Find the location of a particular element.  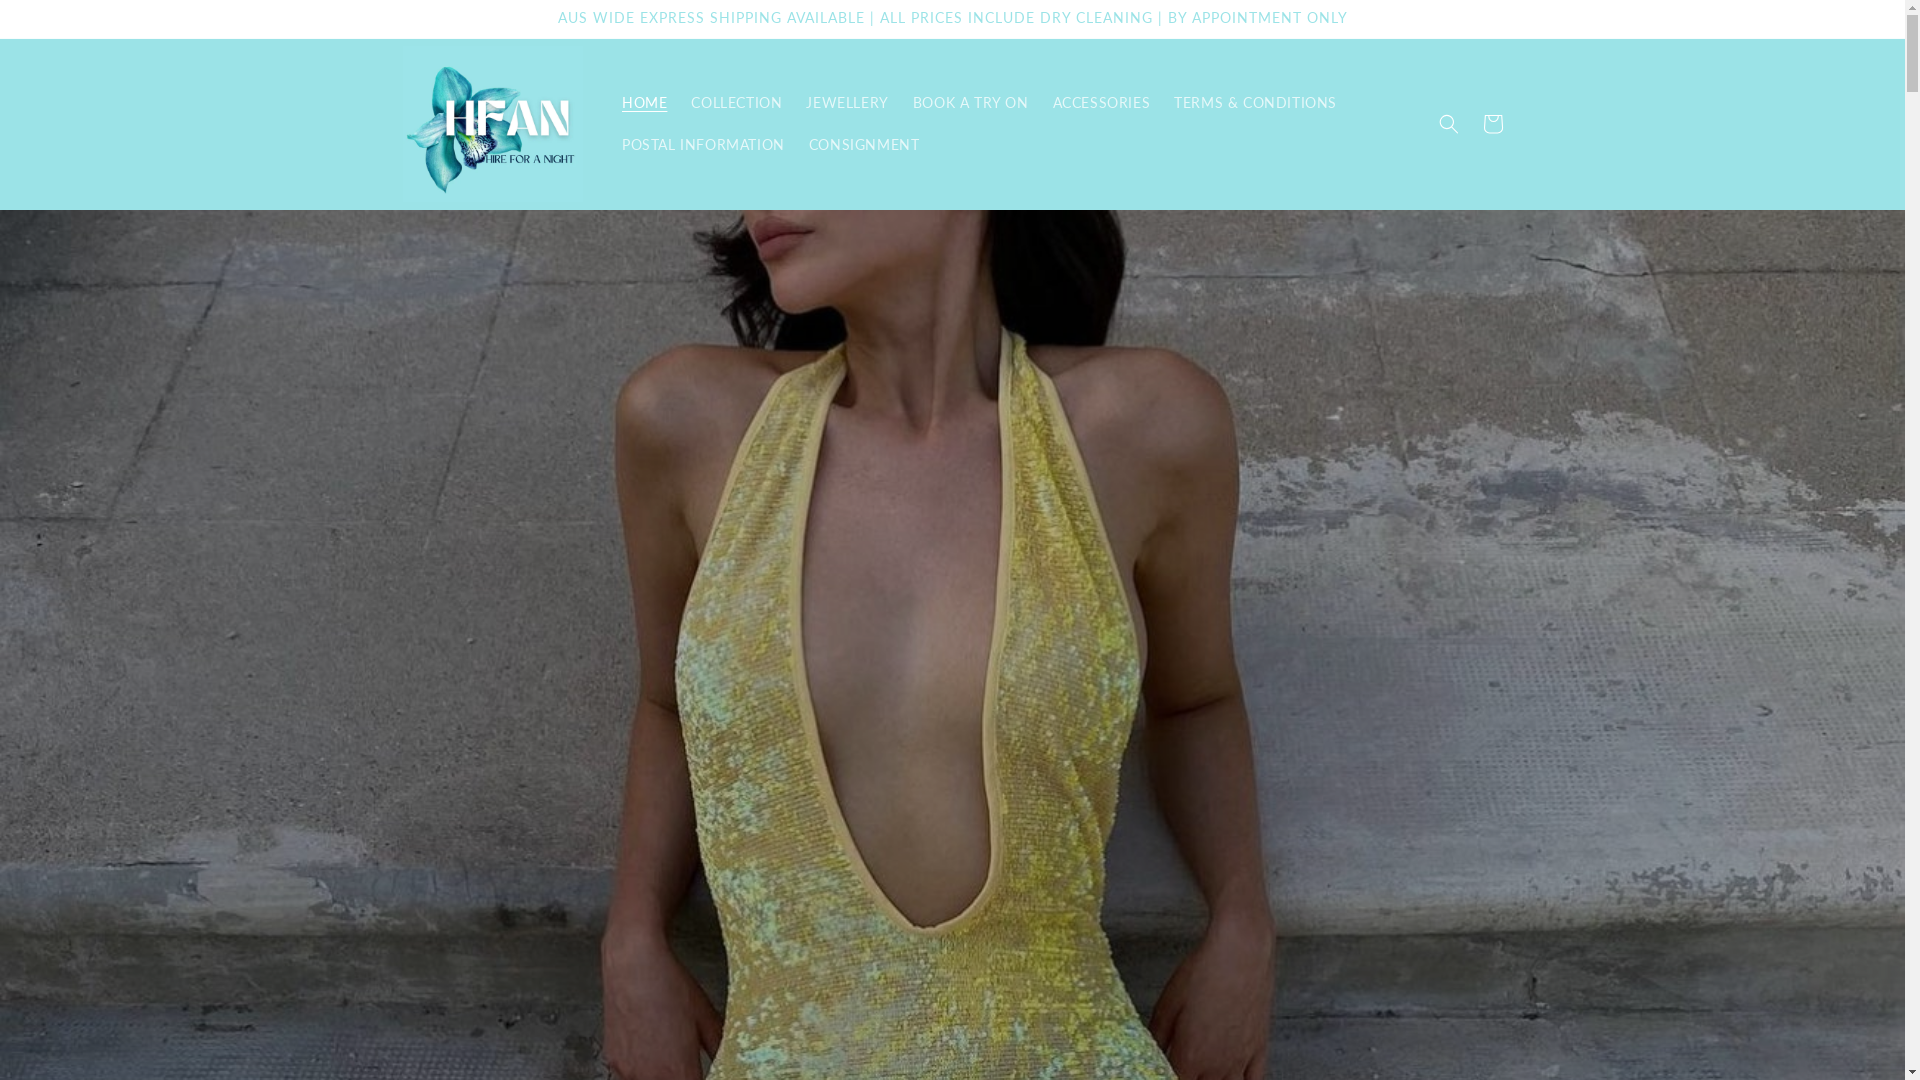

'TERMS & CONDITIONS' is located at coordinates (1254, 103).